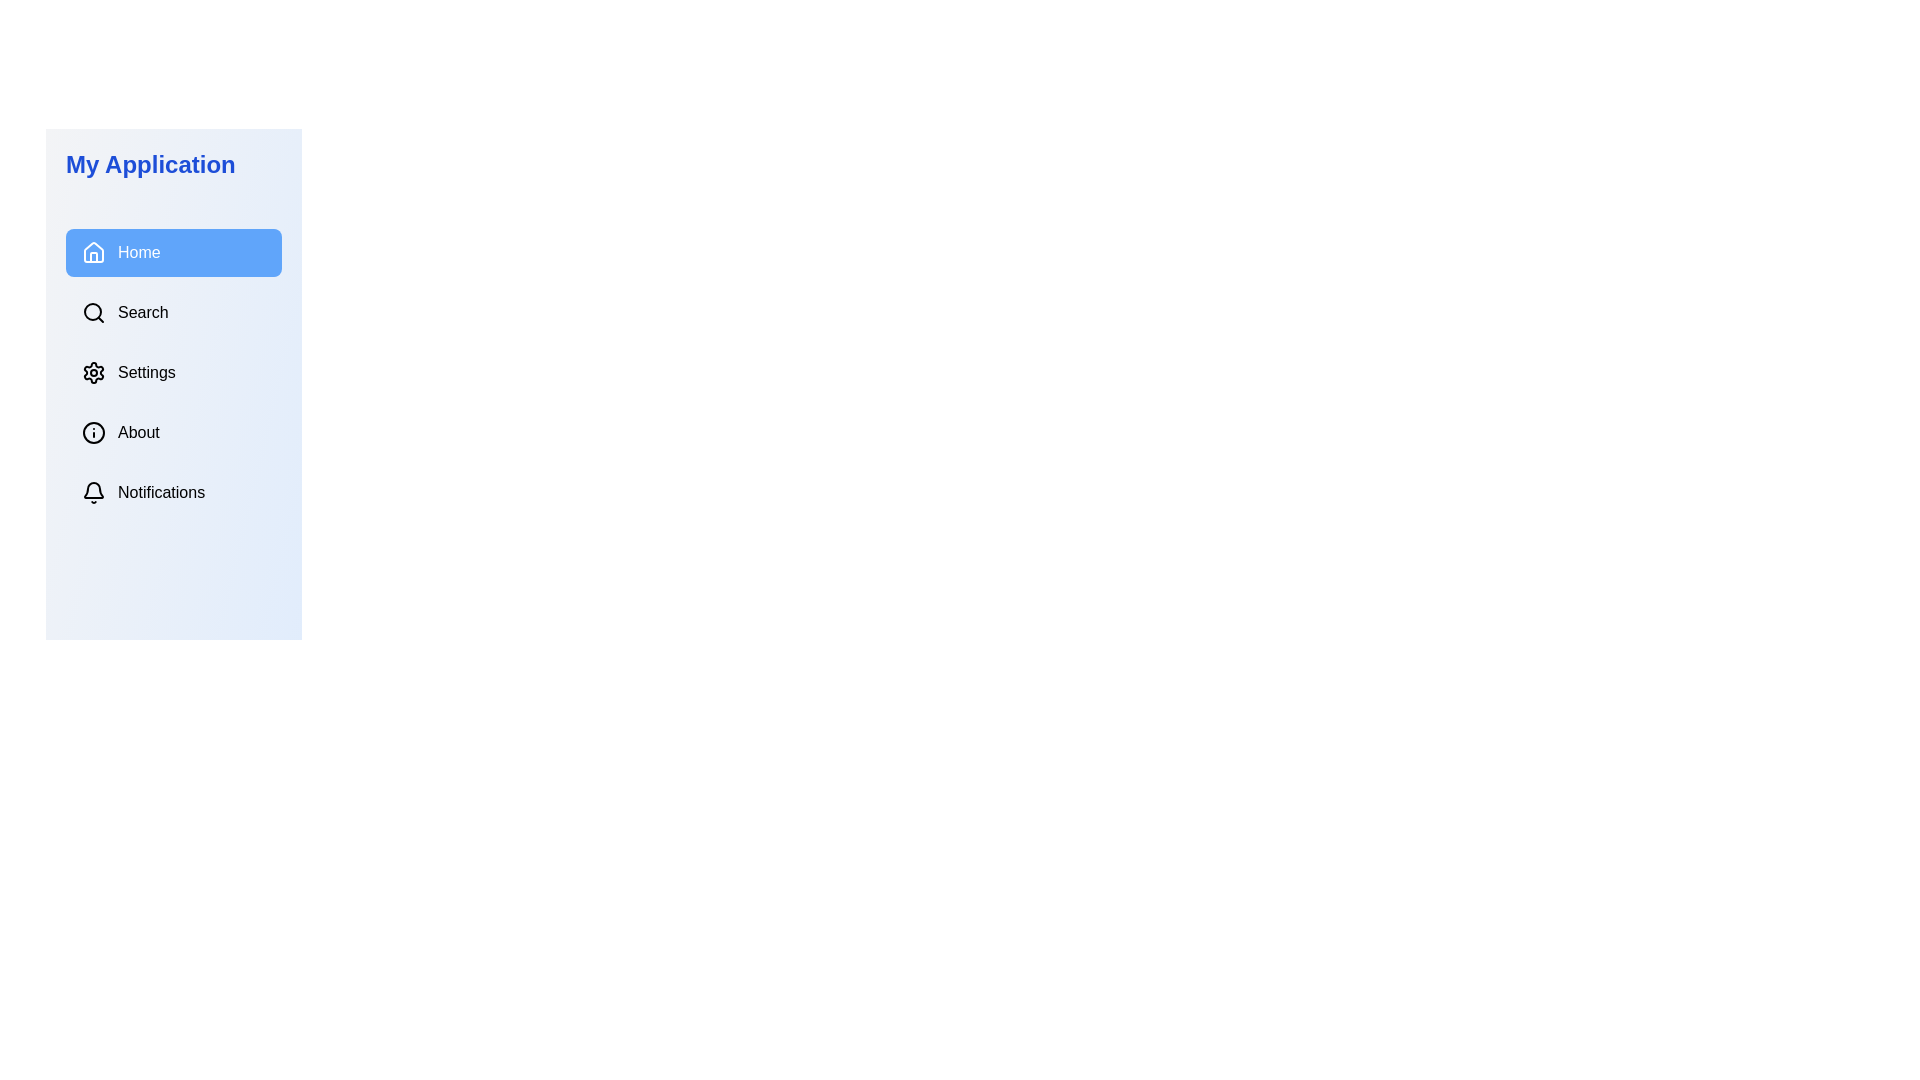 This screenshot has height=1080, width=1920. Describe the element at coordinates (93, 373) in the screenshot. I see `the settings icon in the sidebar menu` at that location.